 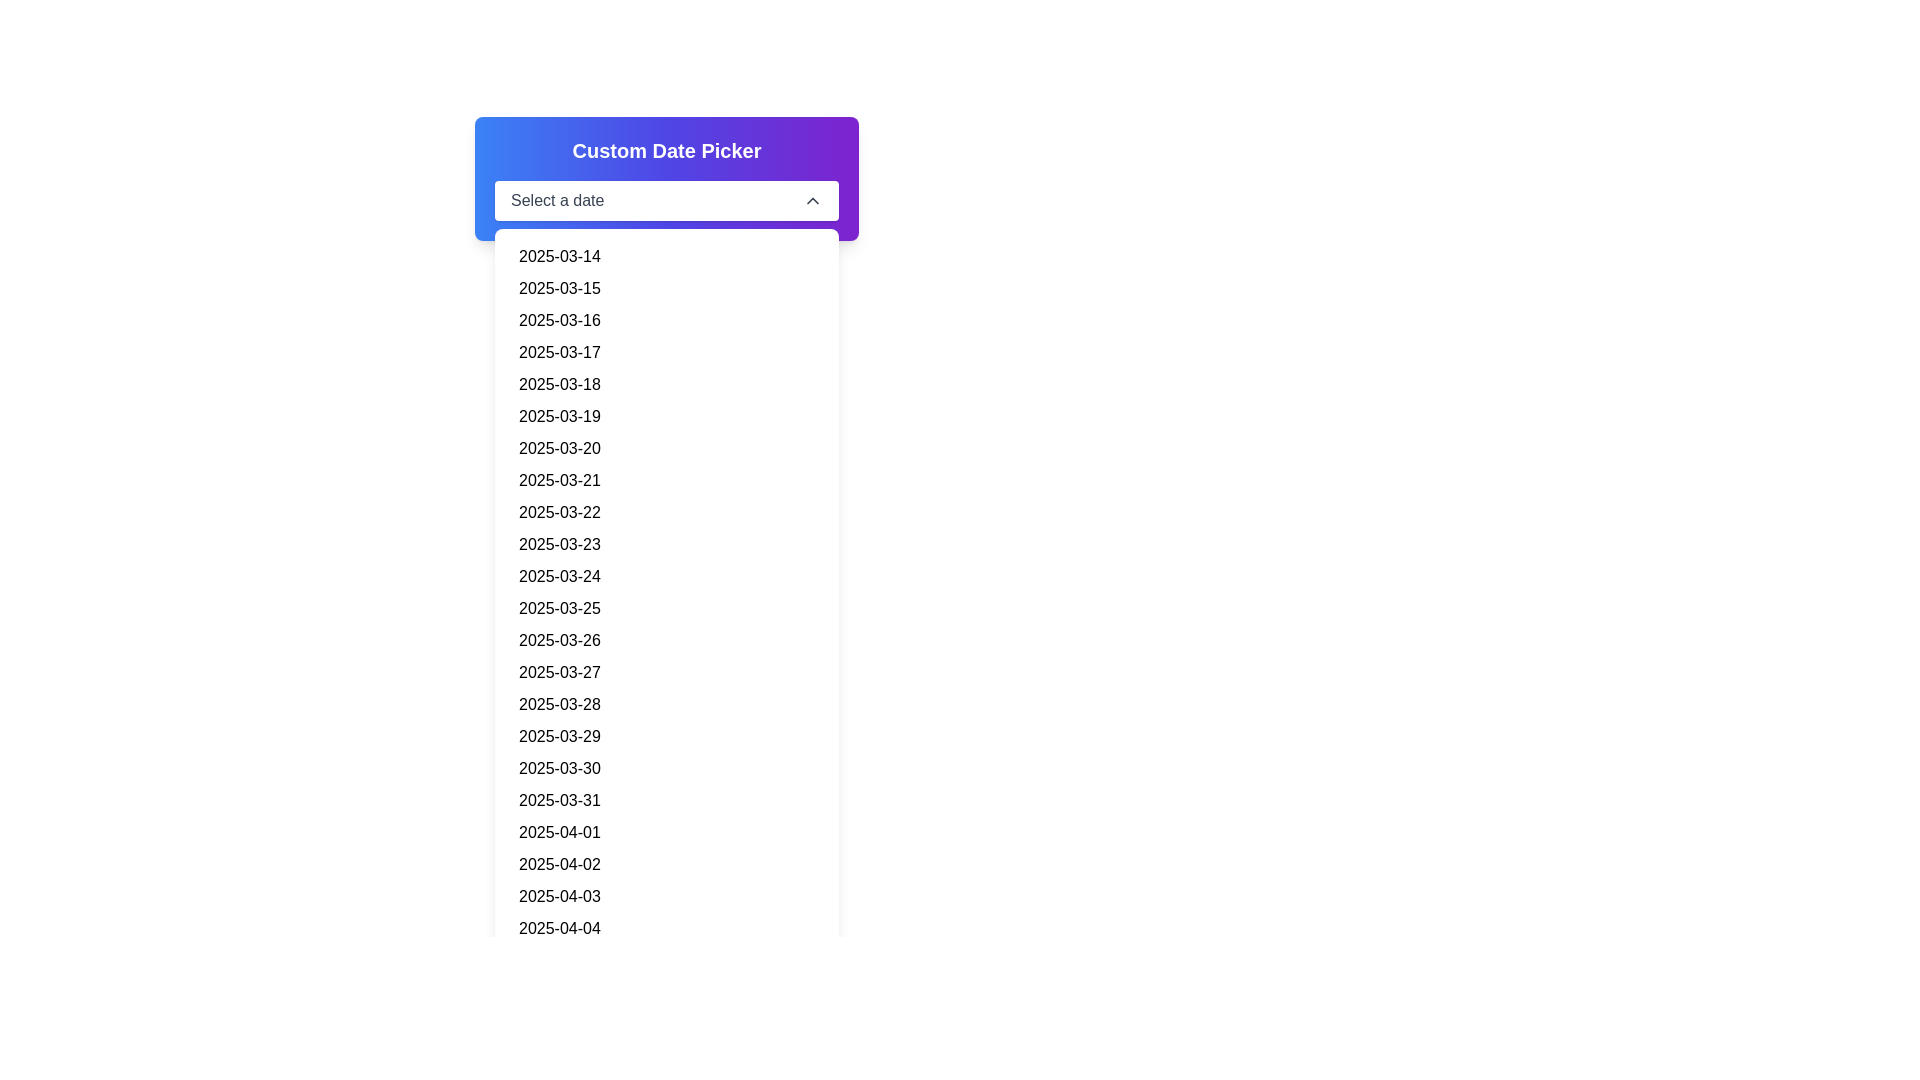 I want to click on the Text Label that serves as a heading for the date picker component, which is positioned at the top of the group component, directly above the 'Select a date' dropdown, so click(x=667, y=149).